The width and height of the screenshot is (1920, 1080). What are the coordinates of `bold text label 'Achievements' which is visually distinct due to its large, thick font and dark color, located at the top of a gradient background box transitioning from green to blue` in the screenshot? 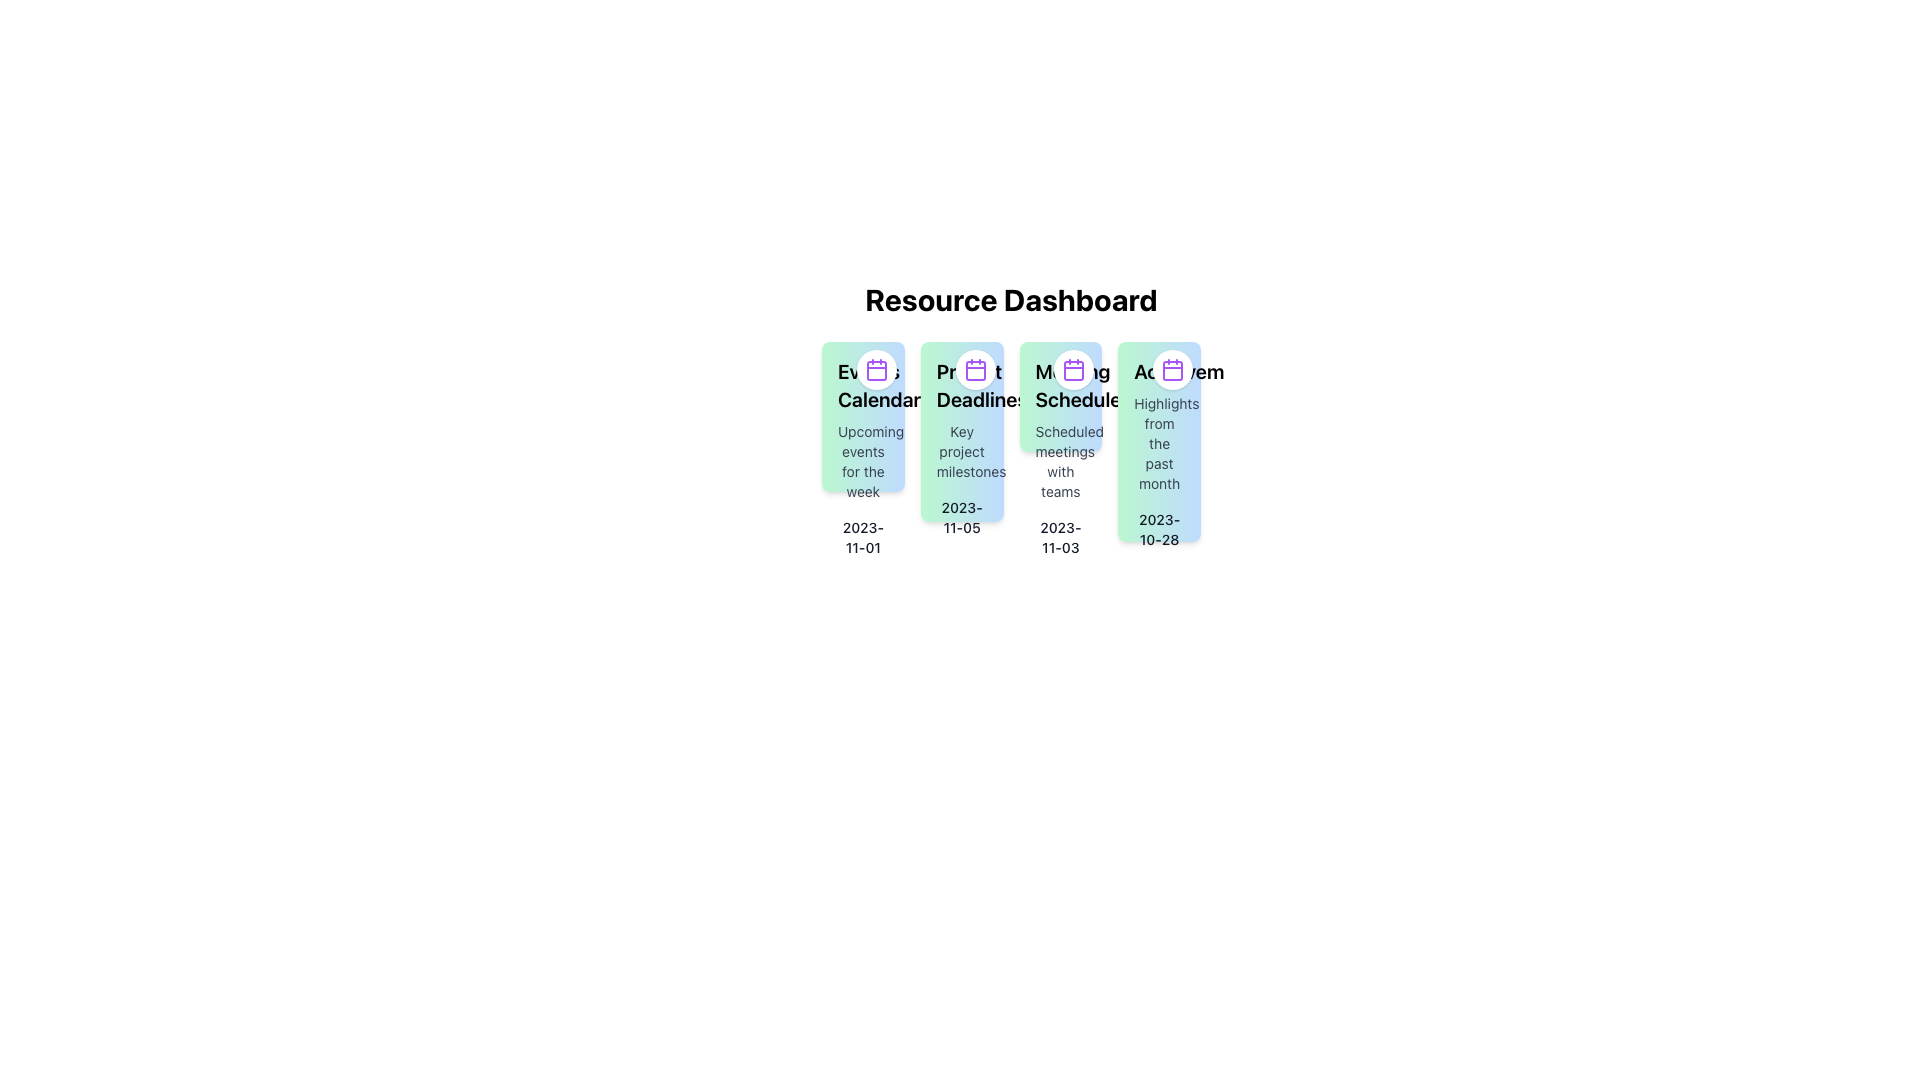 It's located at (1159, 371).